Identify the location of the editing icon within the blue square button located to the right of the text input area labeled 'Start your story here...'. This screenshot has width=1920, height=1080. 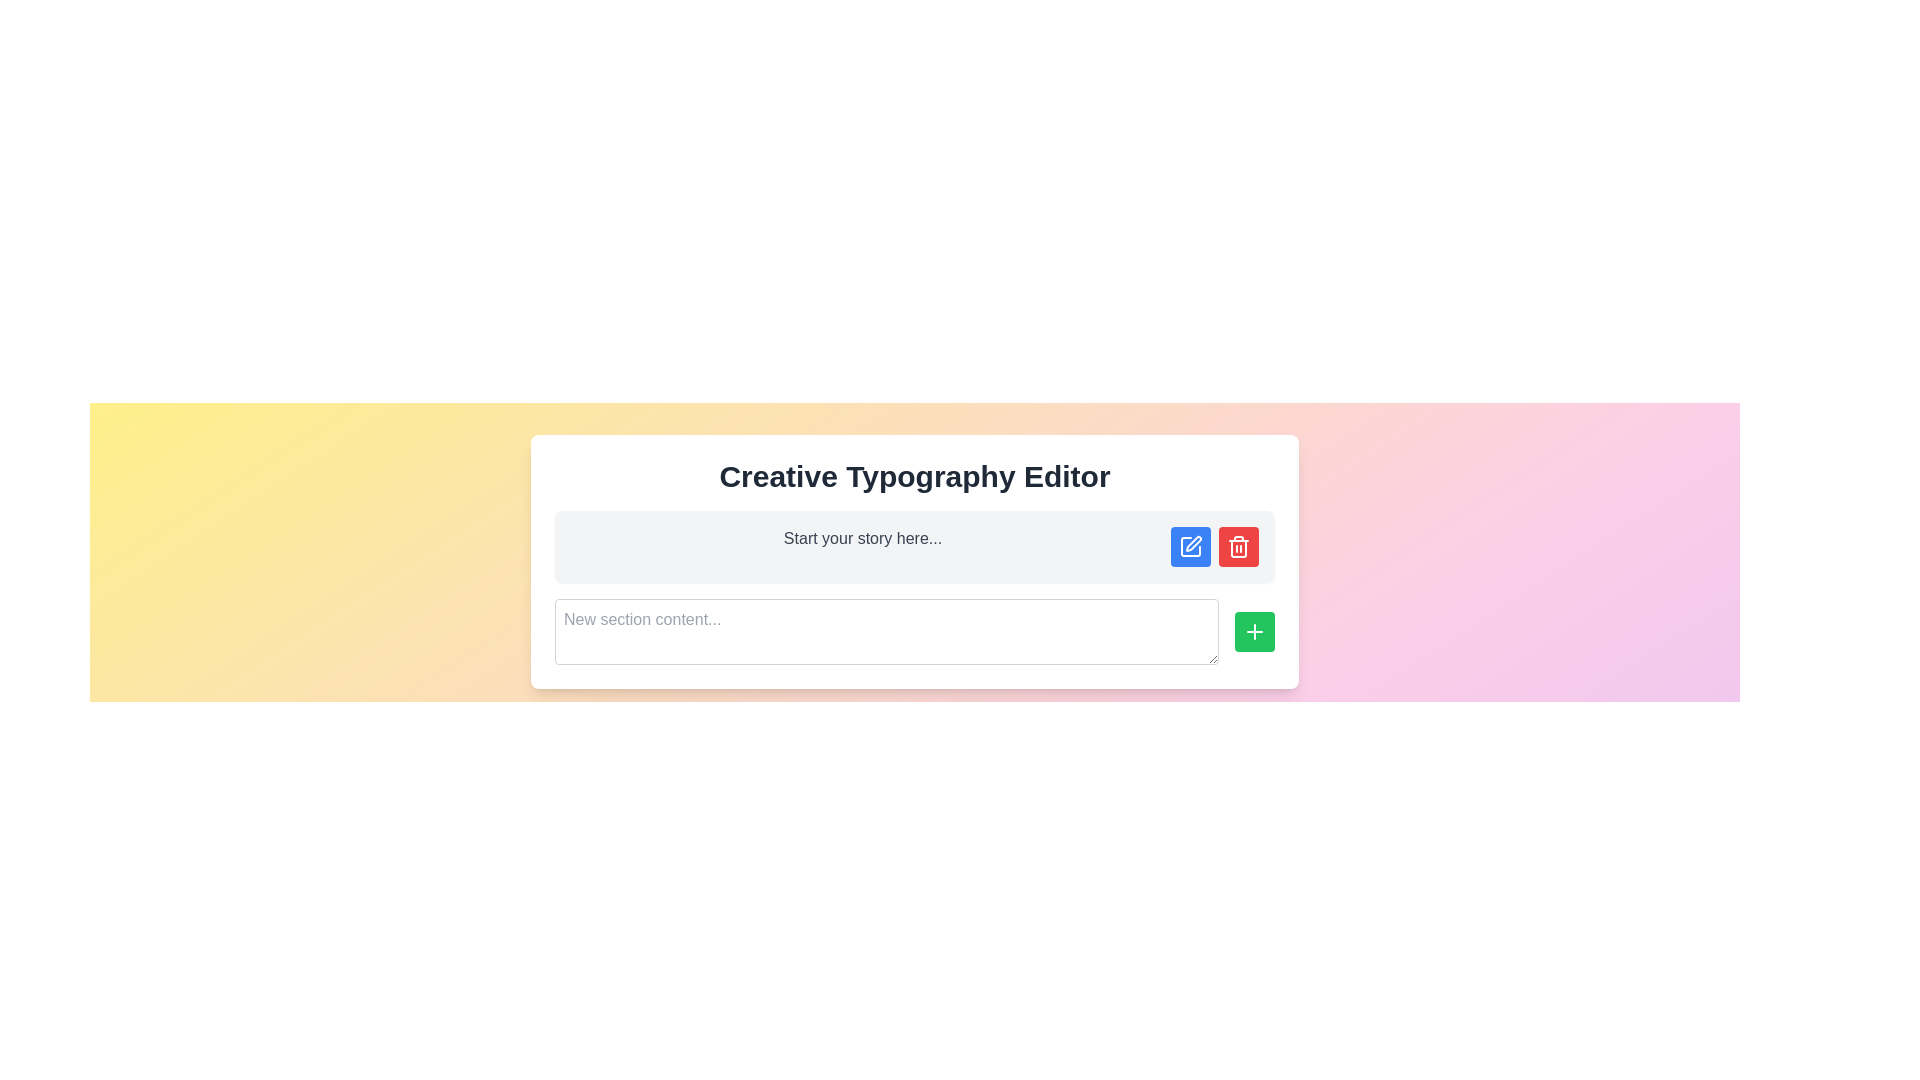
(1194, 543).